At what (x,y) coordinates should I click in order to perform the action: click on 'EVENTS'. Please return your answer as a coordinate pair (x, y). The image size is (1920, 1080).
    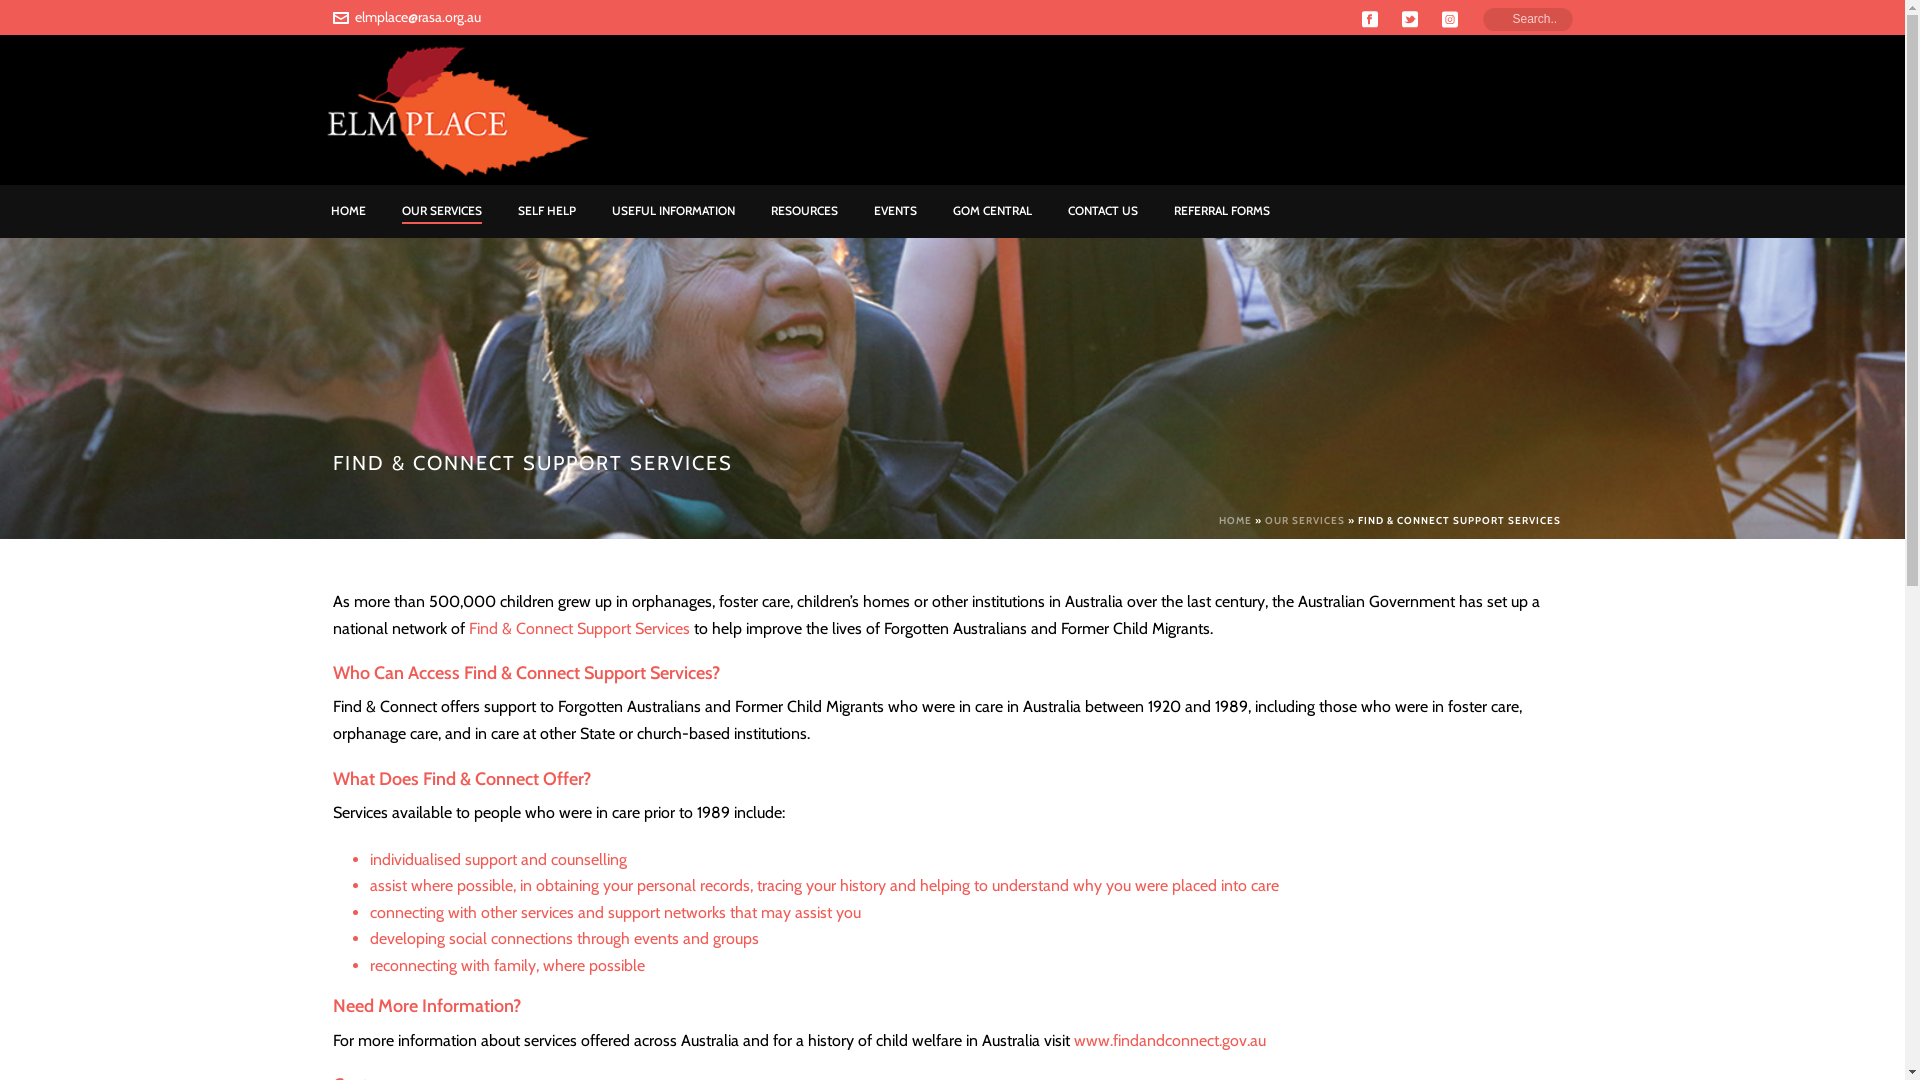
    Looking at the image, I should click on (894, 211).